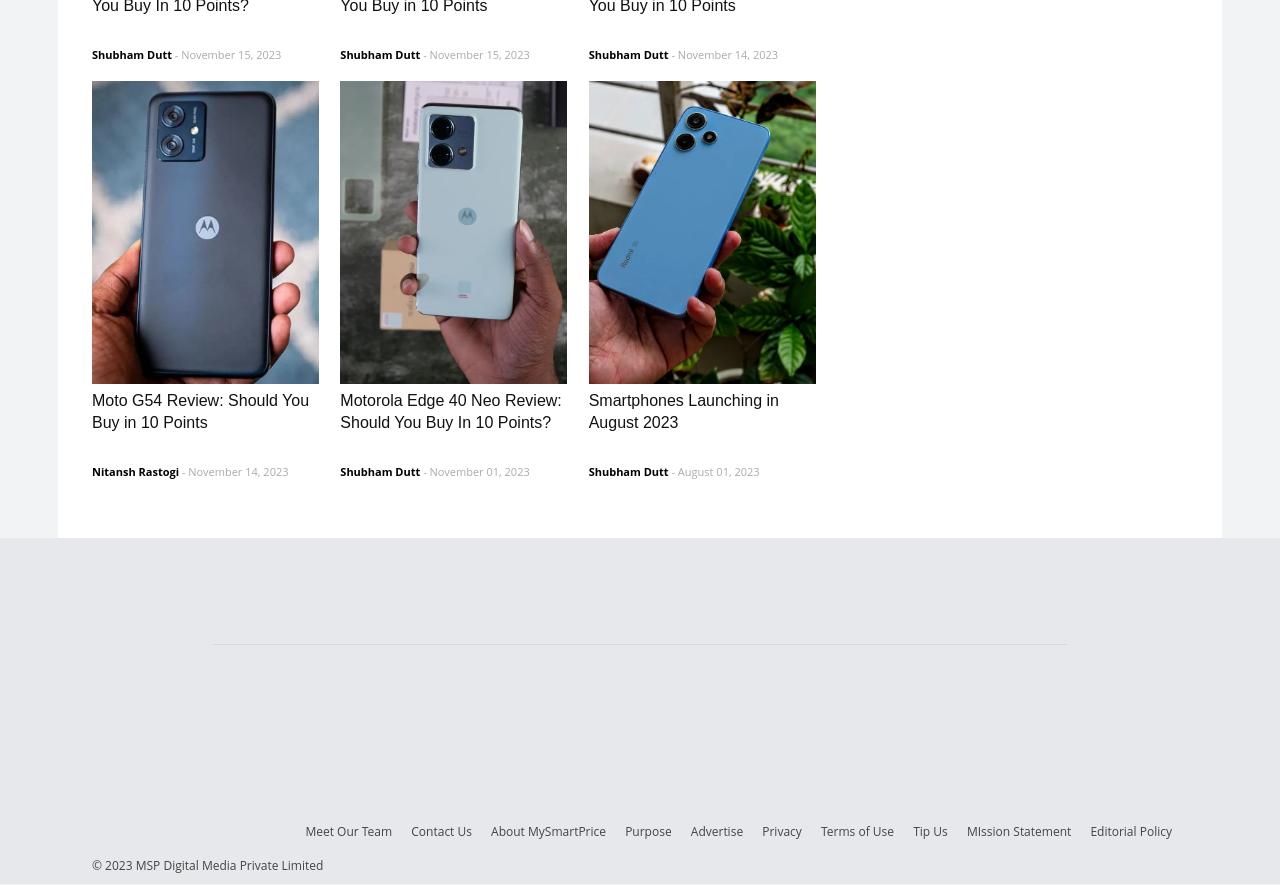  What do you see at coordinates (200, 410) in the screenshot?
I see `'Moto G54 Review: Should You Buy in 10 Points'` at bounding box center [200, 410].